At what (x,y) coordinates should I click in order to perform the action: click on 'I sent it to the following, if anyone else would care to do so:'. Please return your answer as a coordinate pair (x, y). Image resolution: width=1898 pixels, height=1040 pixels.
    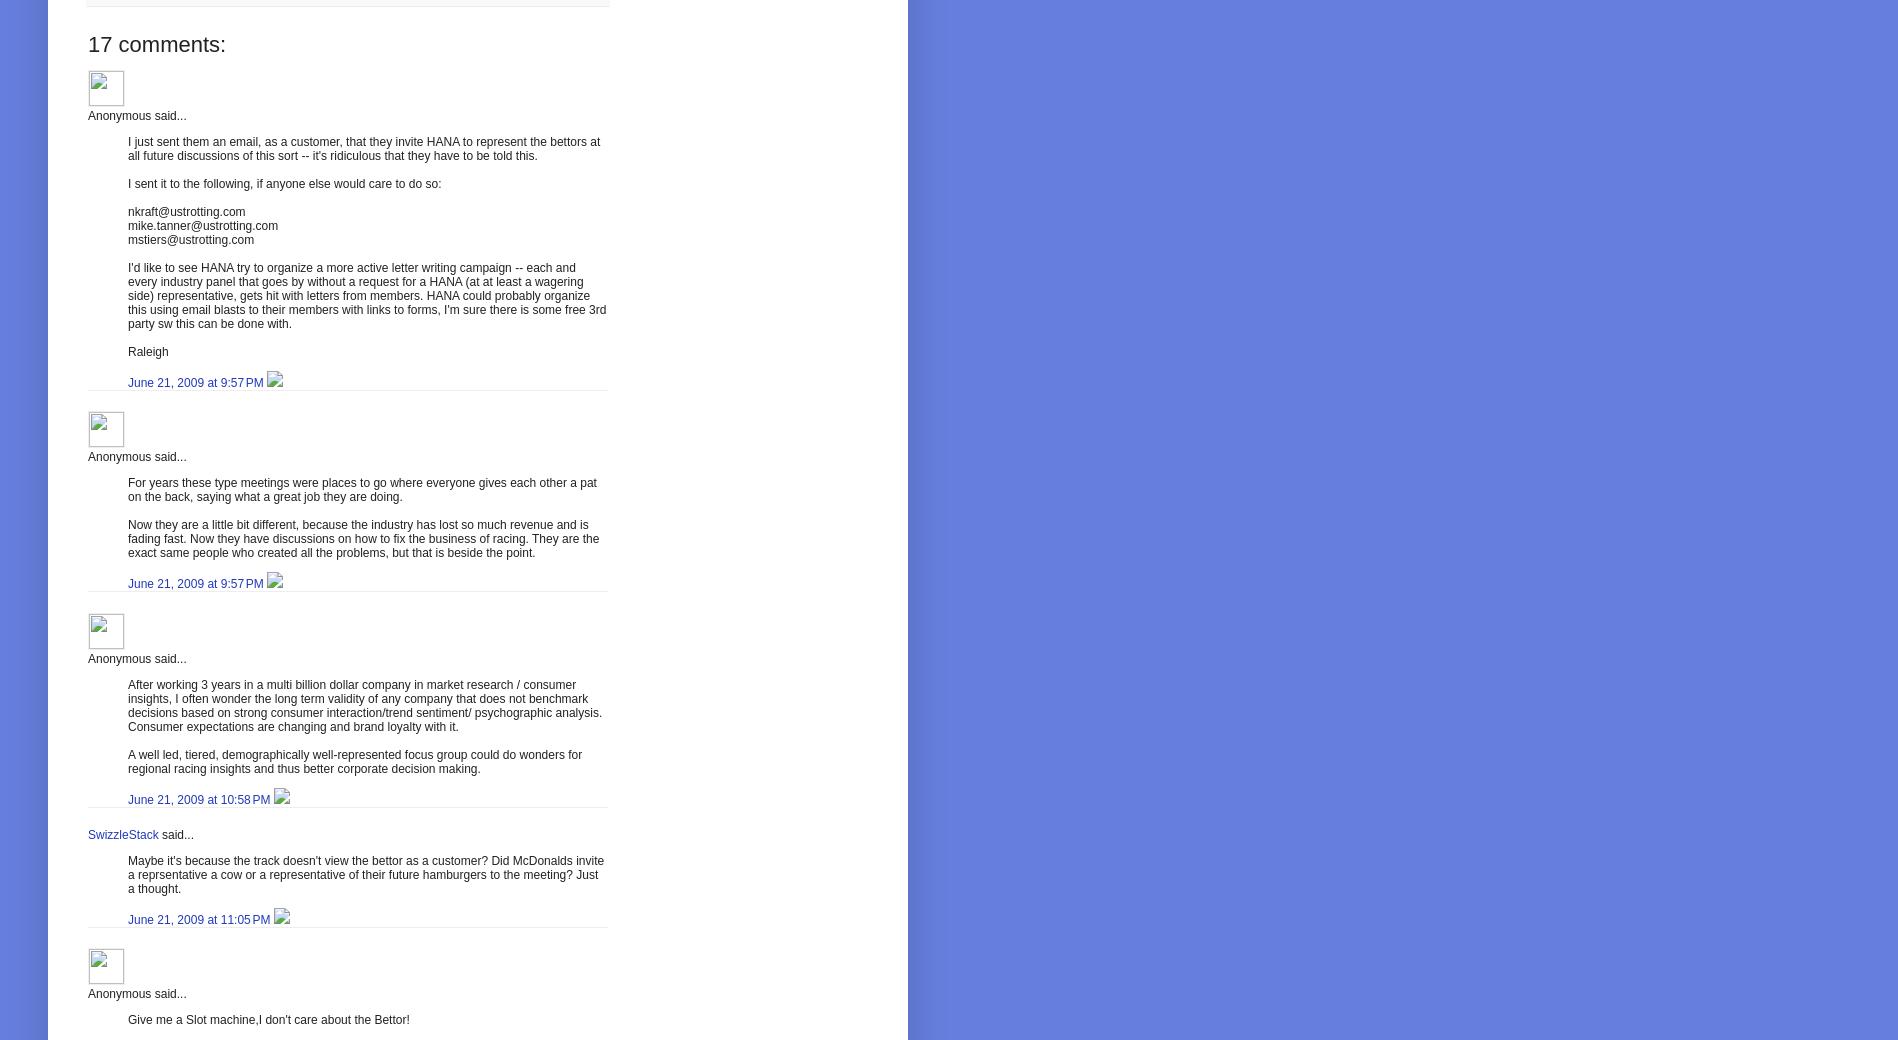
    Looking at the image, I should click on (283, 183).